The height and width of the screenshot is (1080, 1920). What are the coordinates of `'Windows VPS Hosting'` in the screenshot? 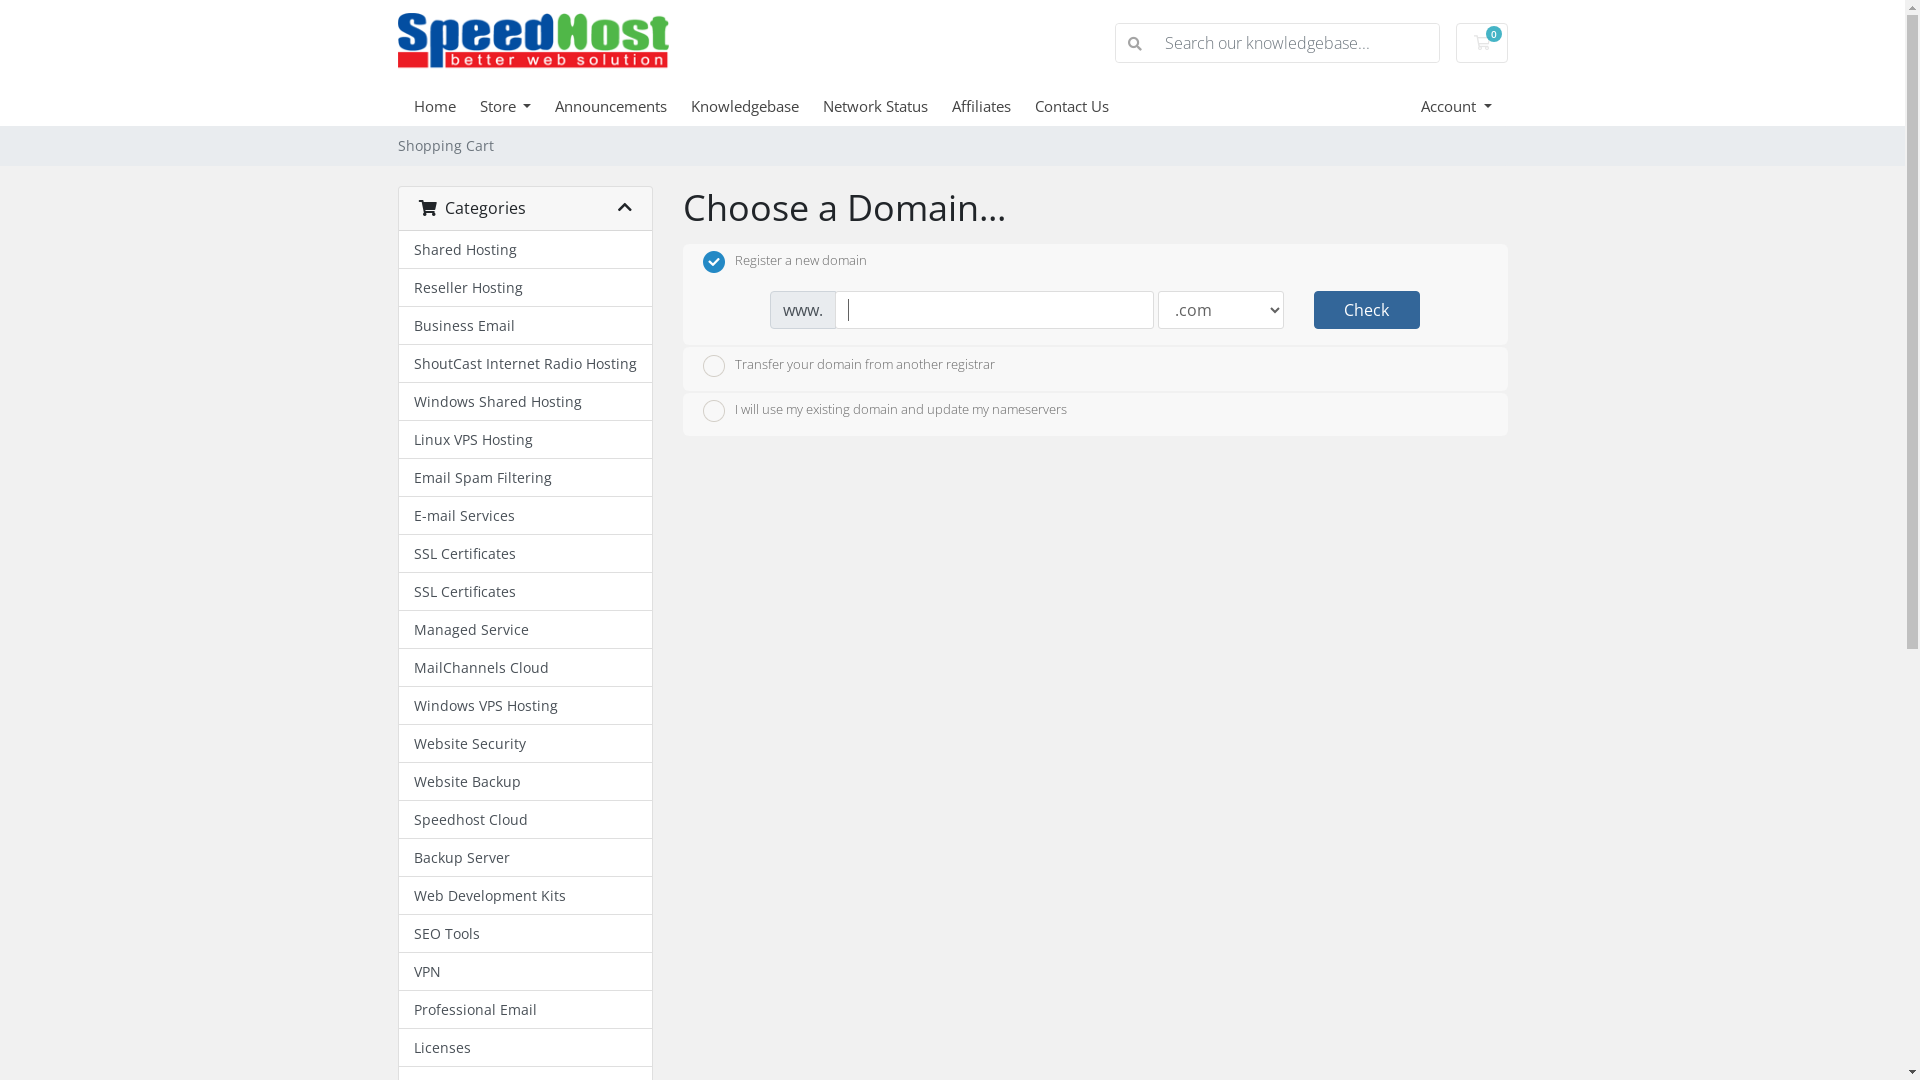 It's located at (524, 704).